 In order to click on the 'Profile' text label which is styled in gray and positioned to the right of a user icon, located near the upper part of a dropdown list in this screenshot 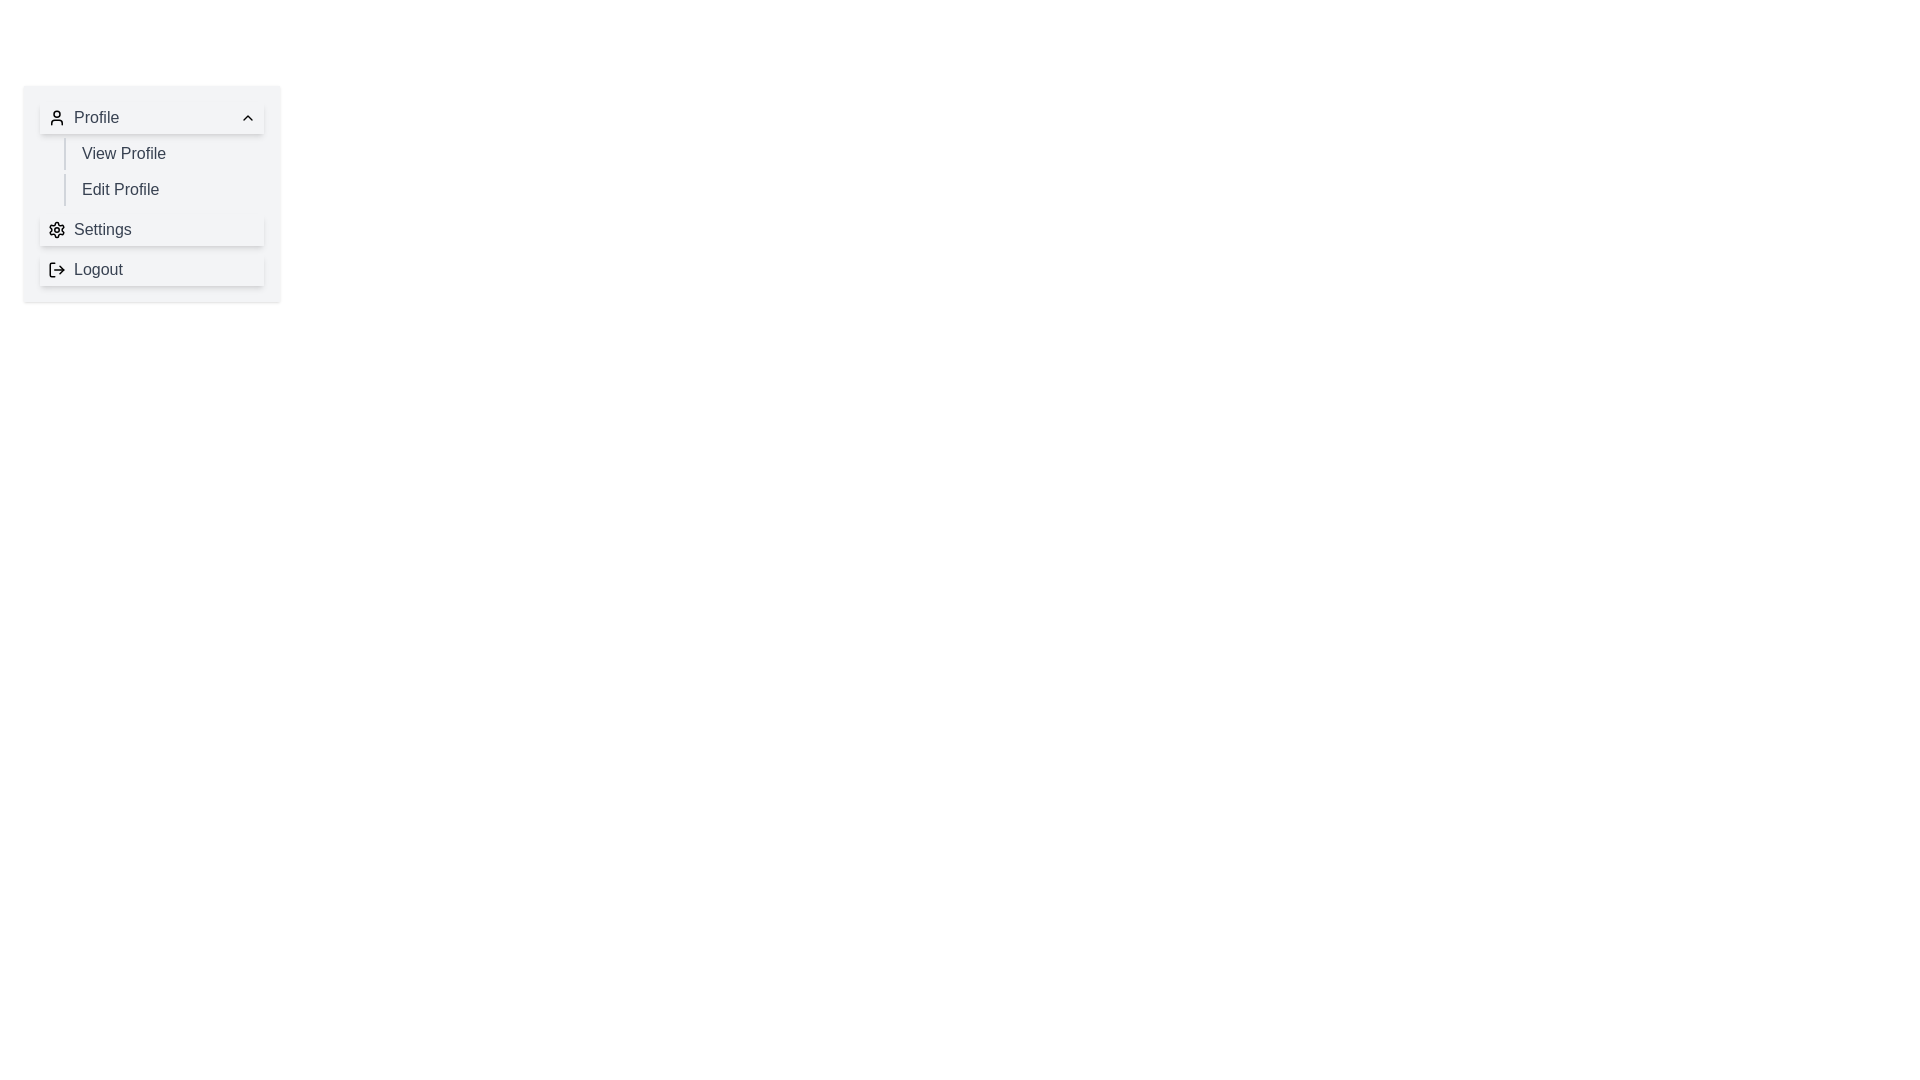, I will do `click(82, 118)`.